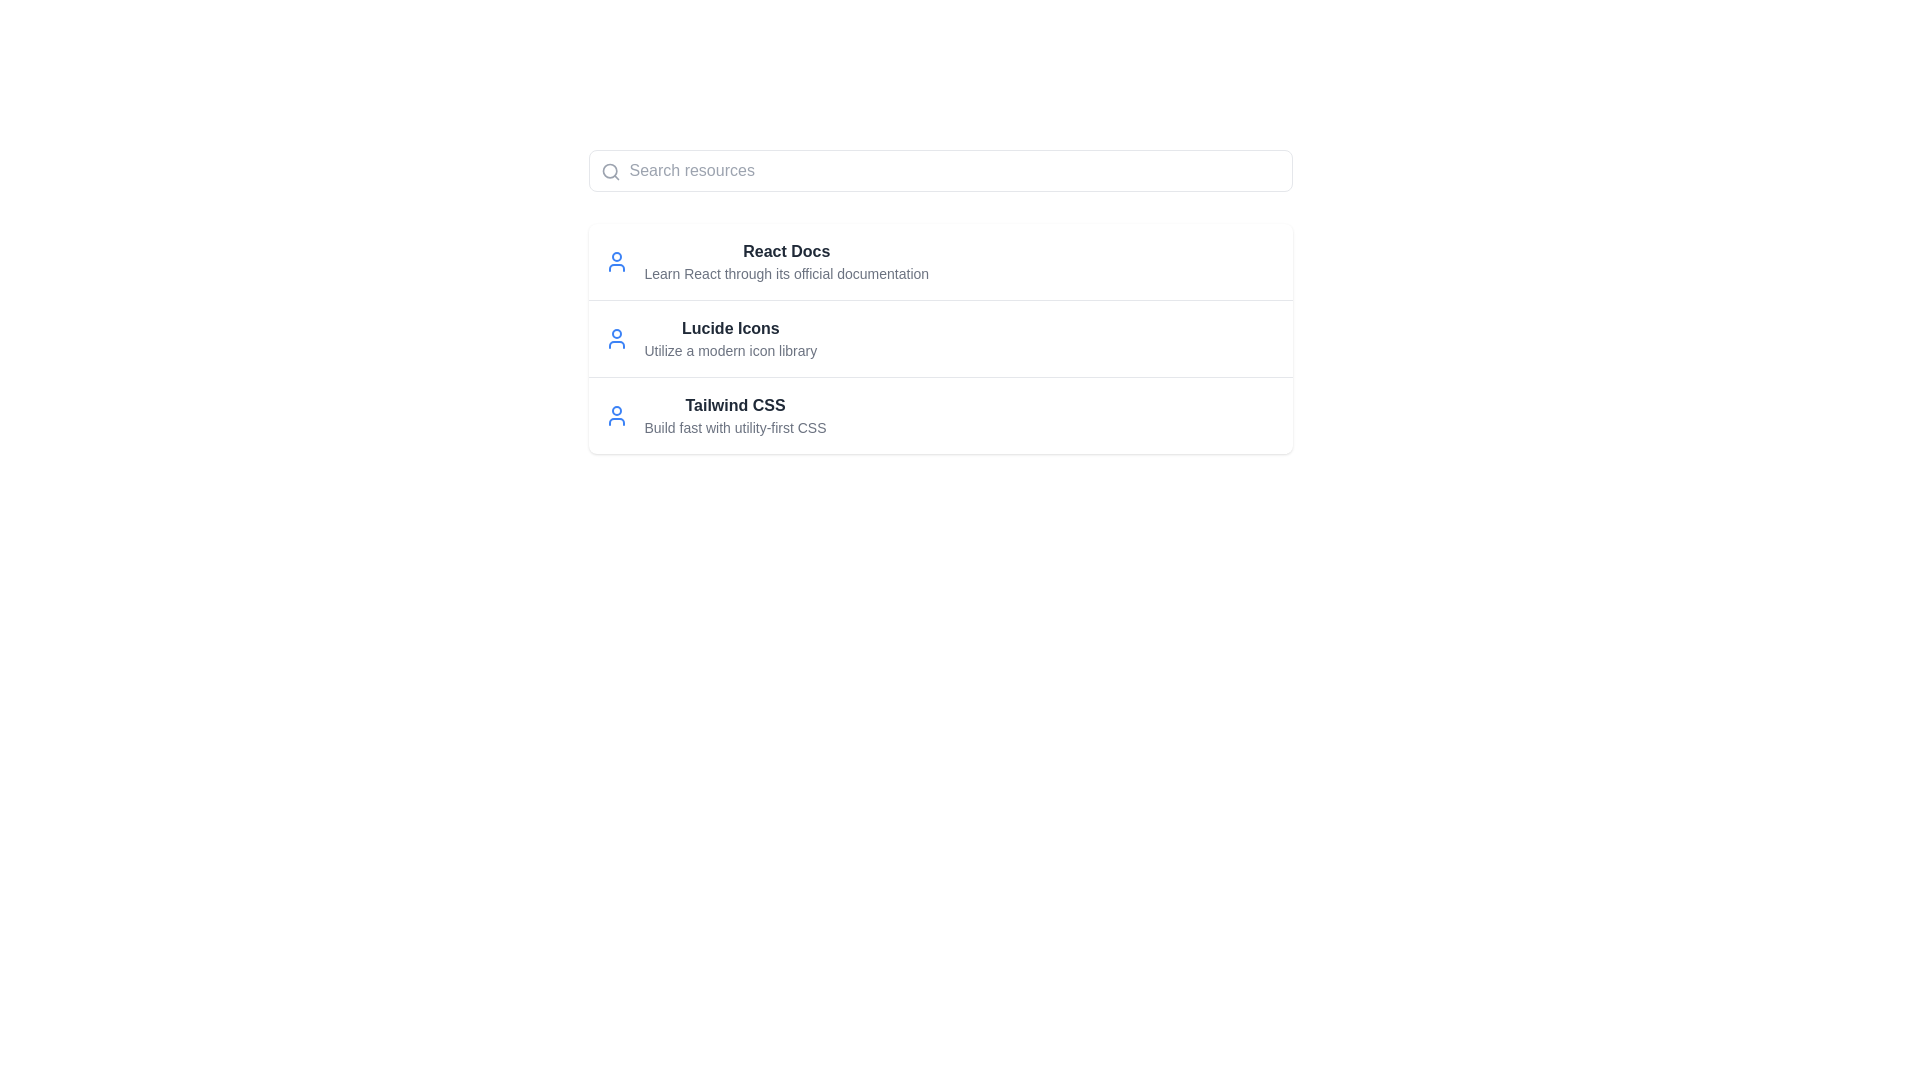  Describe the element at coordinates (729, 327) in the screenshot. I see `the Text Label element displaying 'Lucide Icons', which is bold and grayish-black, positioned centrally between 'React Docs' and 'Tailwind CSS'` at that location.